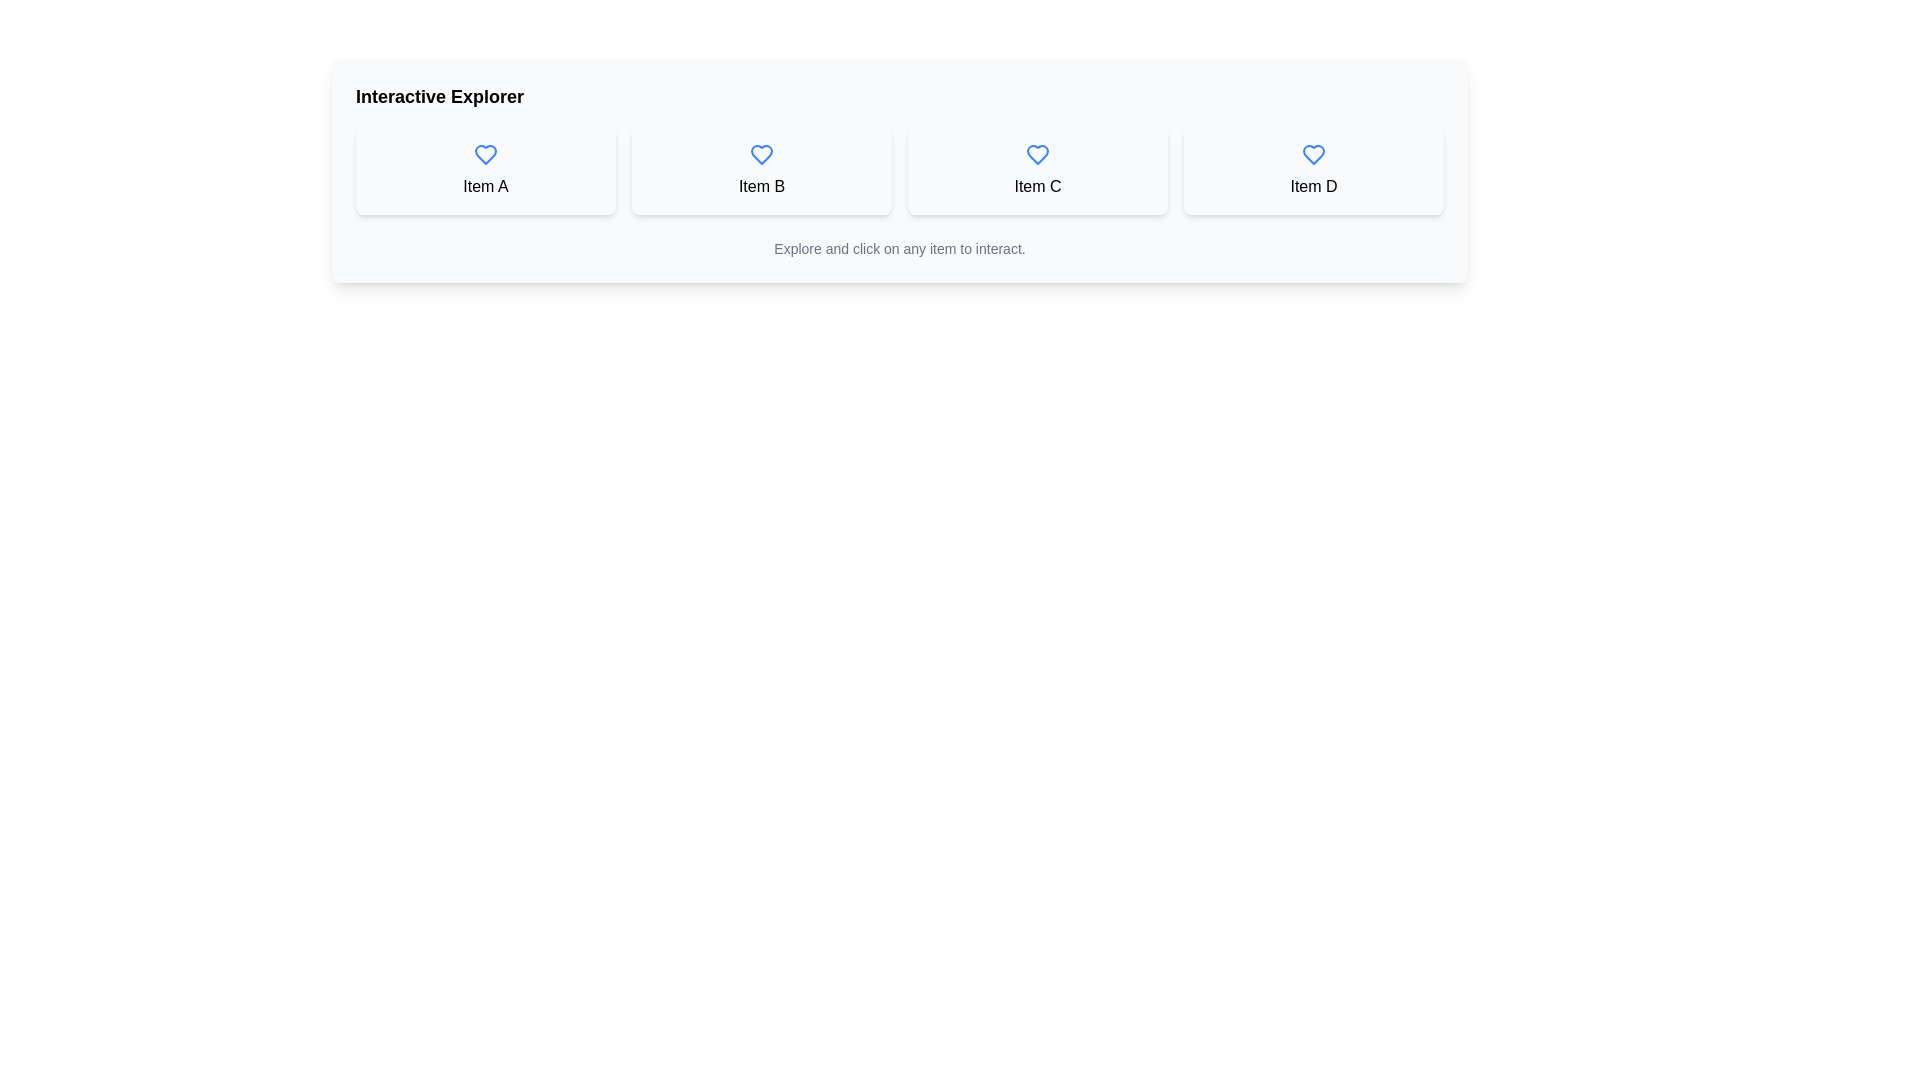 This screenshot has width=1920, height=1080. What do you see at coordinates (485, 153) in the screenshot?
I see `the heart-shaped icon with a blue outline located above the text 'Item A'` at bounding box center [485, 153].